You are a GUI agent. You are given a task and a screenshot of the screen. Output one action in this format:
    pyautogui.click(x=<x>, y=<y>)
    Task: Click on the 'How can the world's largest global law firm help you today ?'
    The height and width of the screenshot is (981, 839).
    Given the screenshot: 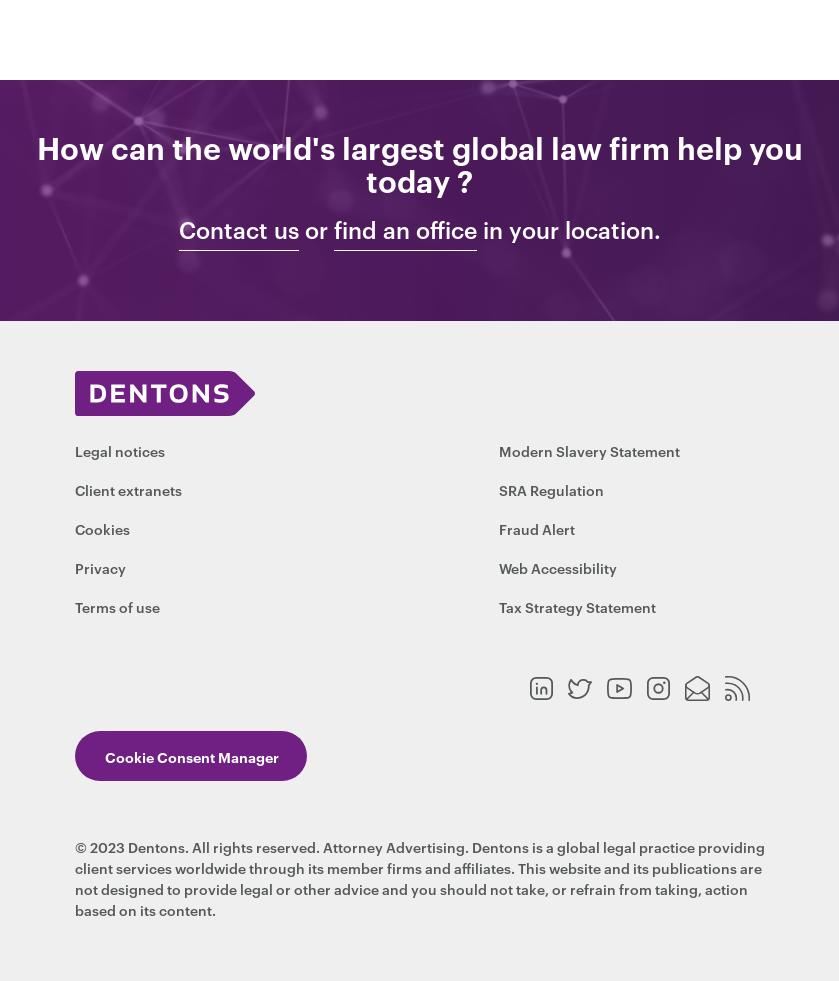 What is the action you would take?
    pyautogui.click(x=35, y=160)
    